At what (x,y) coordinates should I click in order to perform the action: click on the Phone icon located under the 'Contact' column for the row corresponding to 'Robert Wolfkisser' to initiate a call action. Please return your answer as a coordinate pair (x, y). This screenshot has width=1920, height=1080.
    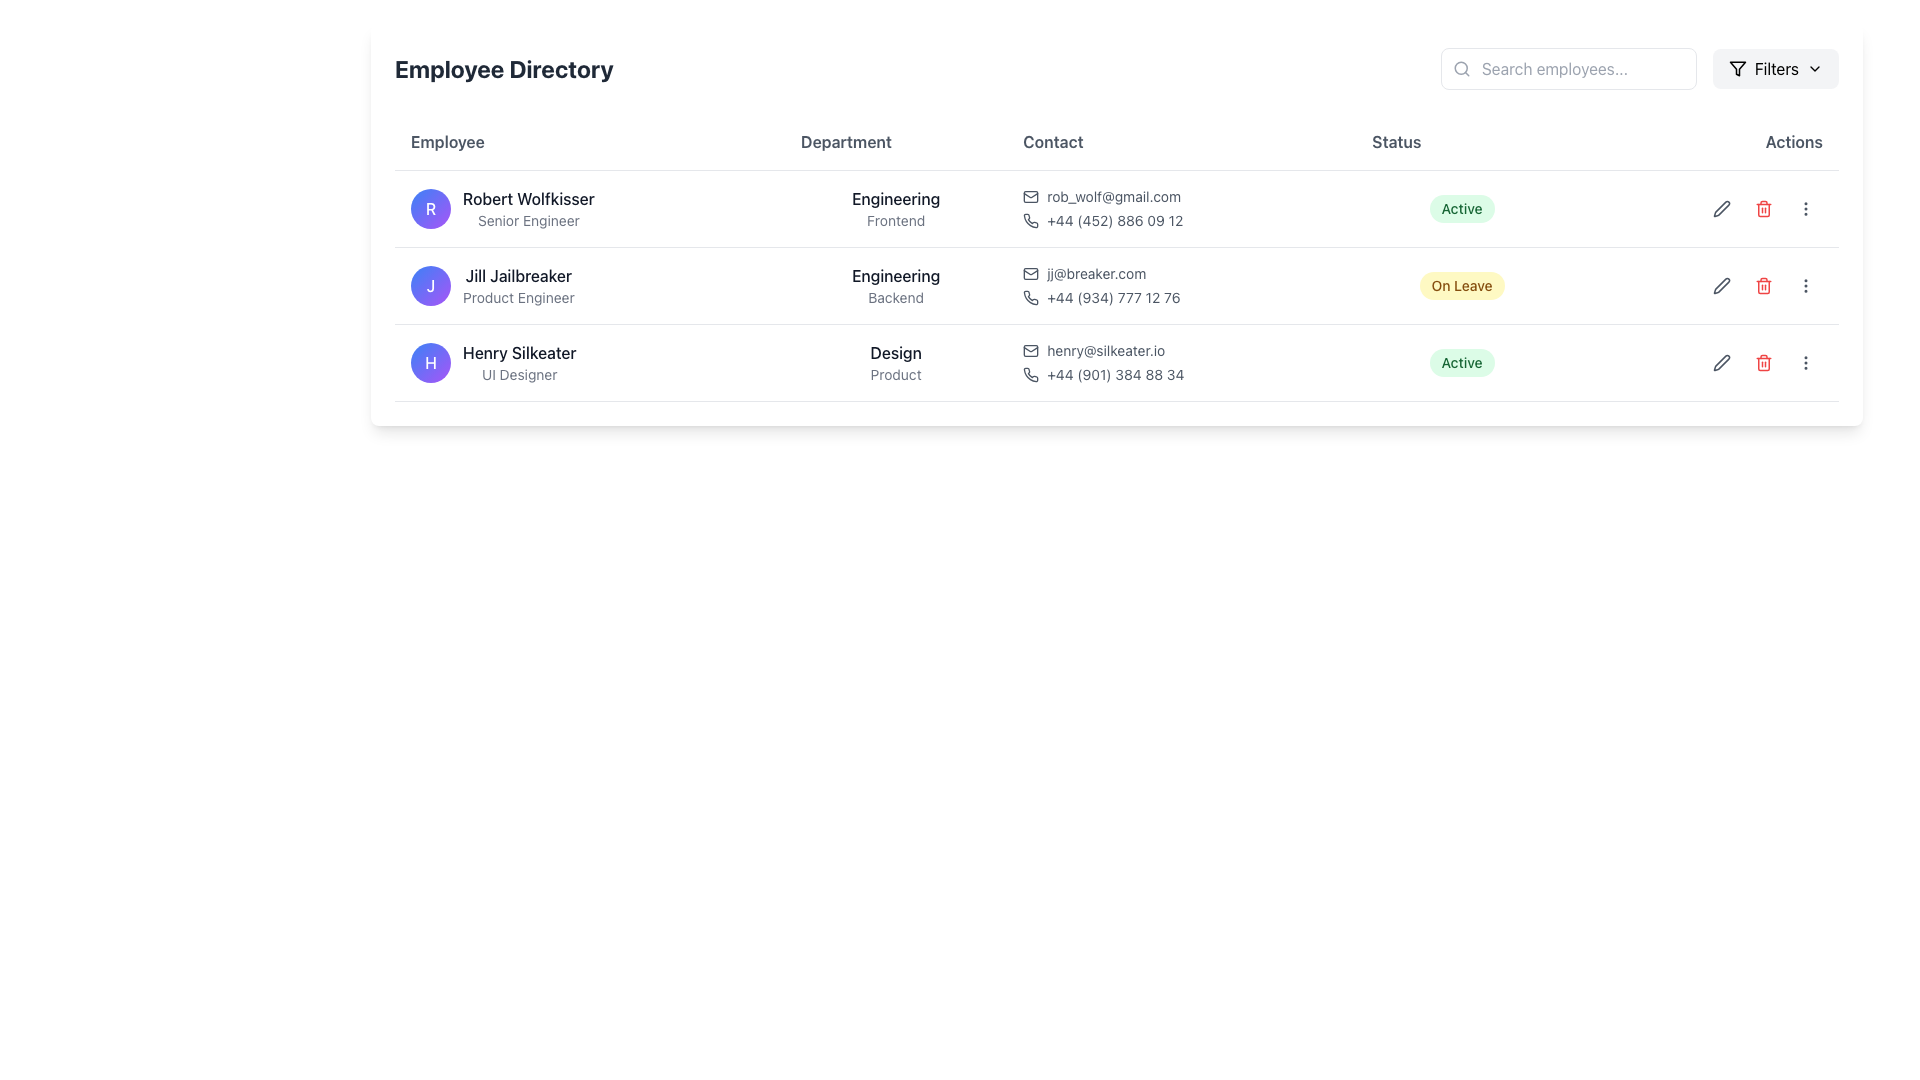
    Looking at the image, I should click on (1031, 220).